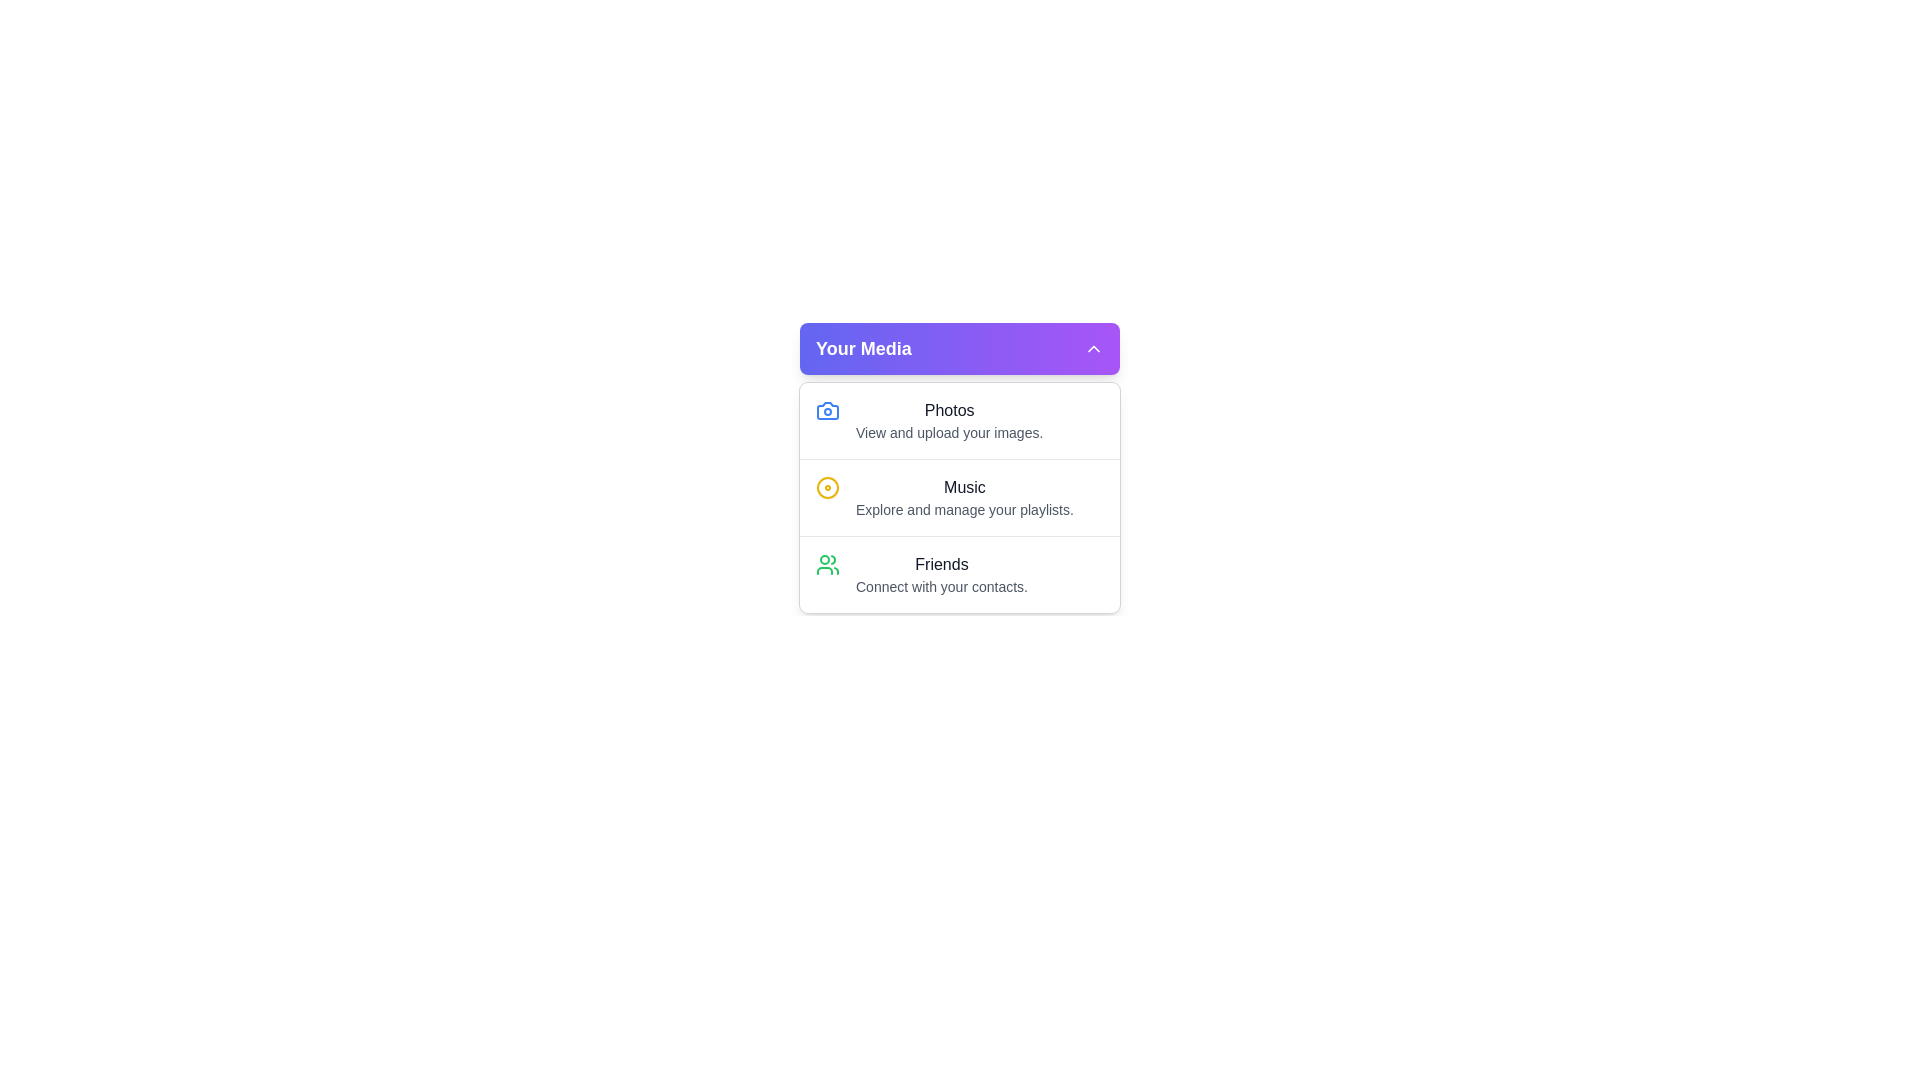 This screenshot has height=1080, width=1920. Describe the element at coordinates (964, 508) in the screenshot. I see `the static text providing a description for the 'Music' section, located under the title 'Your Media.'` at that location.